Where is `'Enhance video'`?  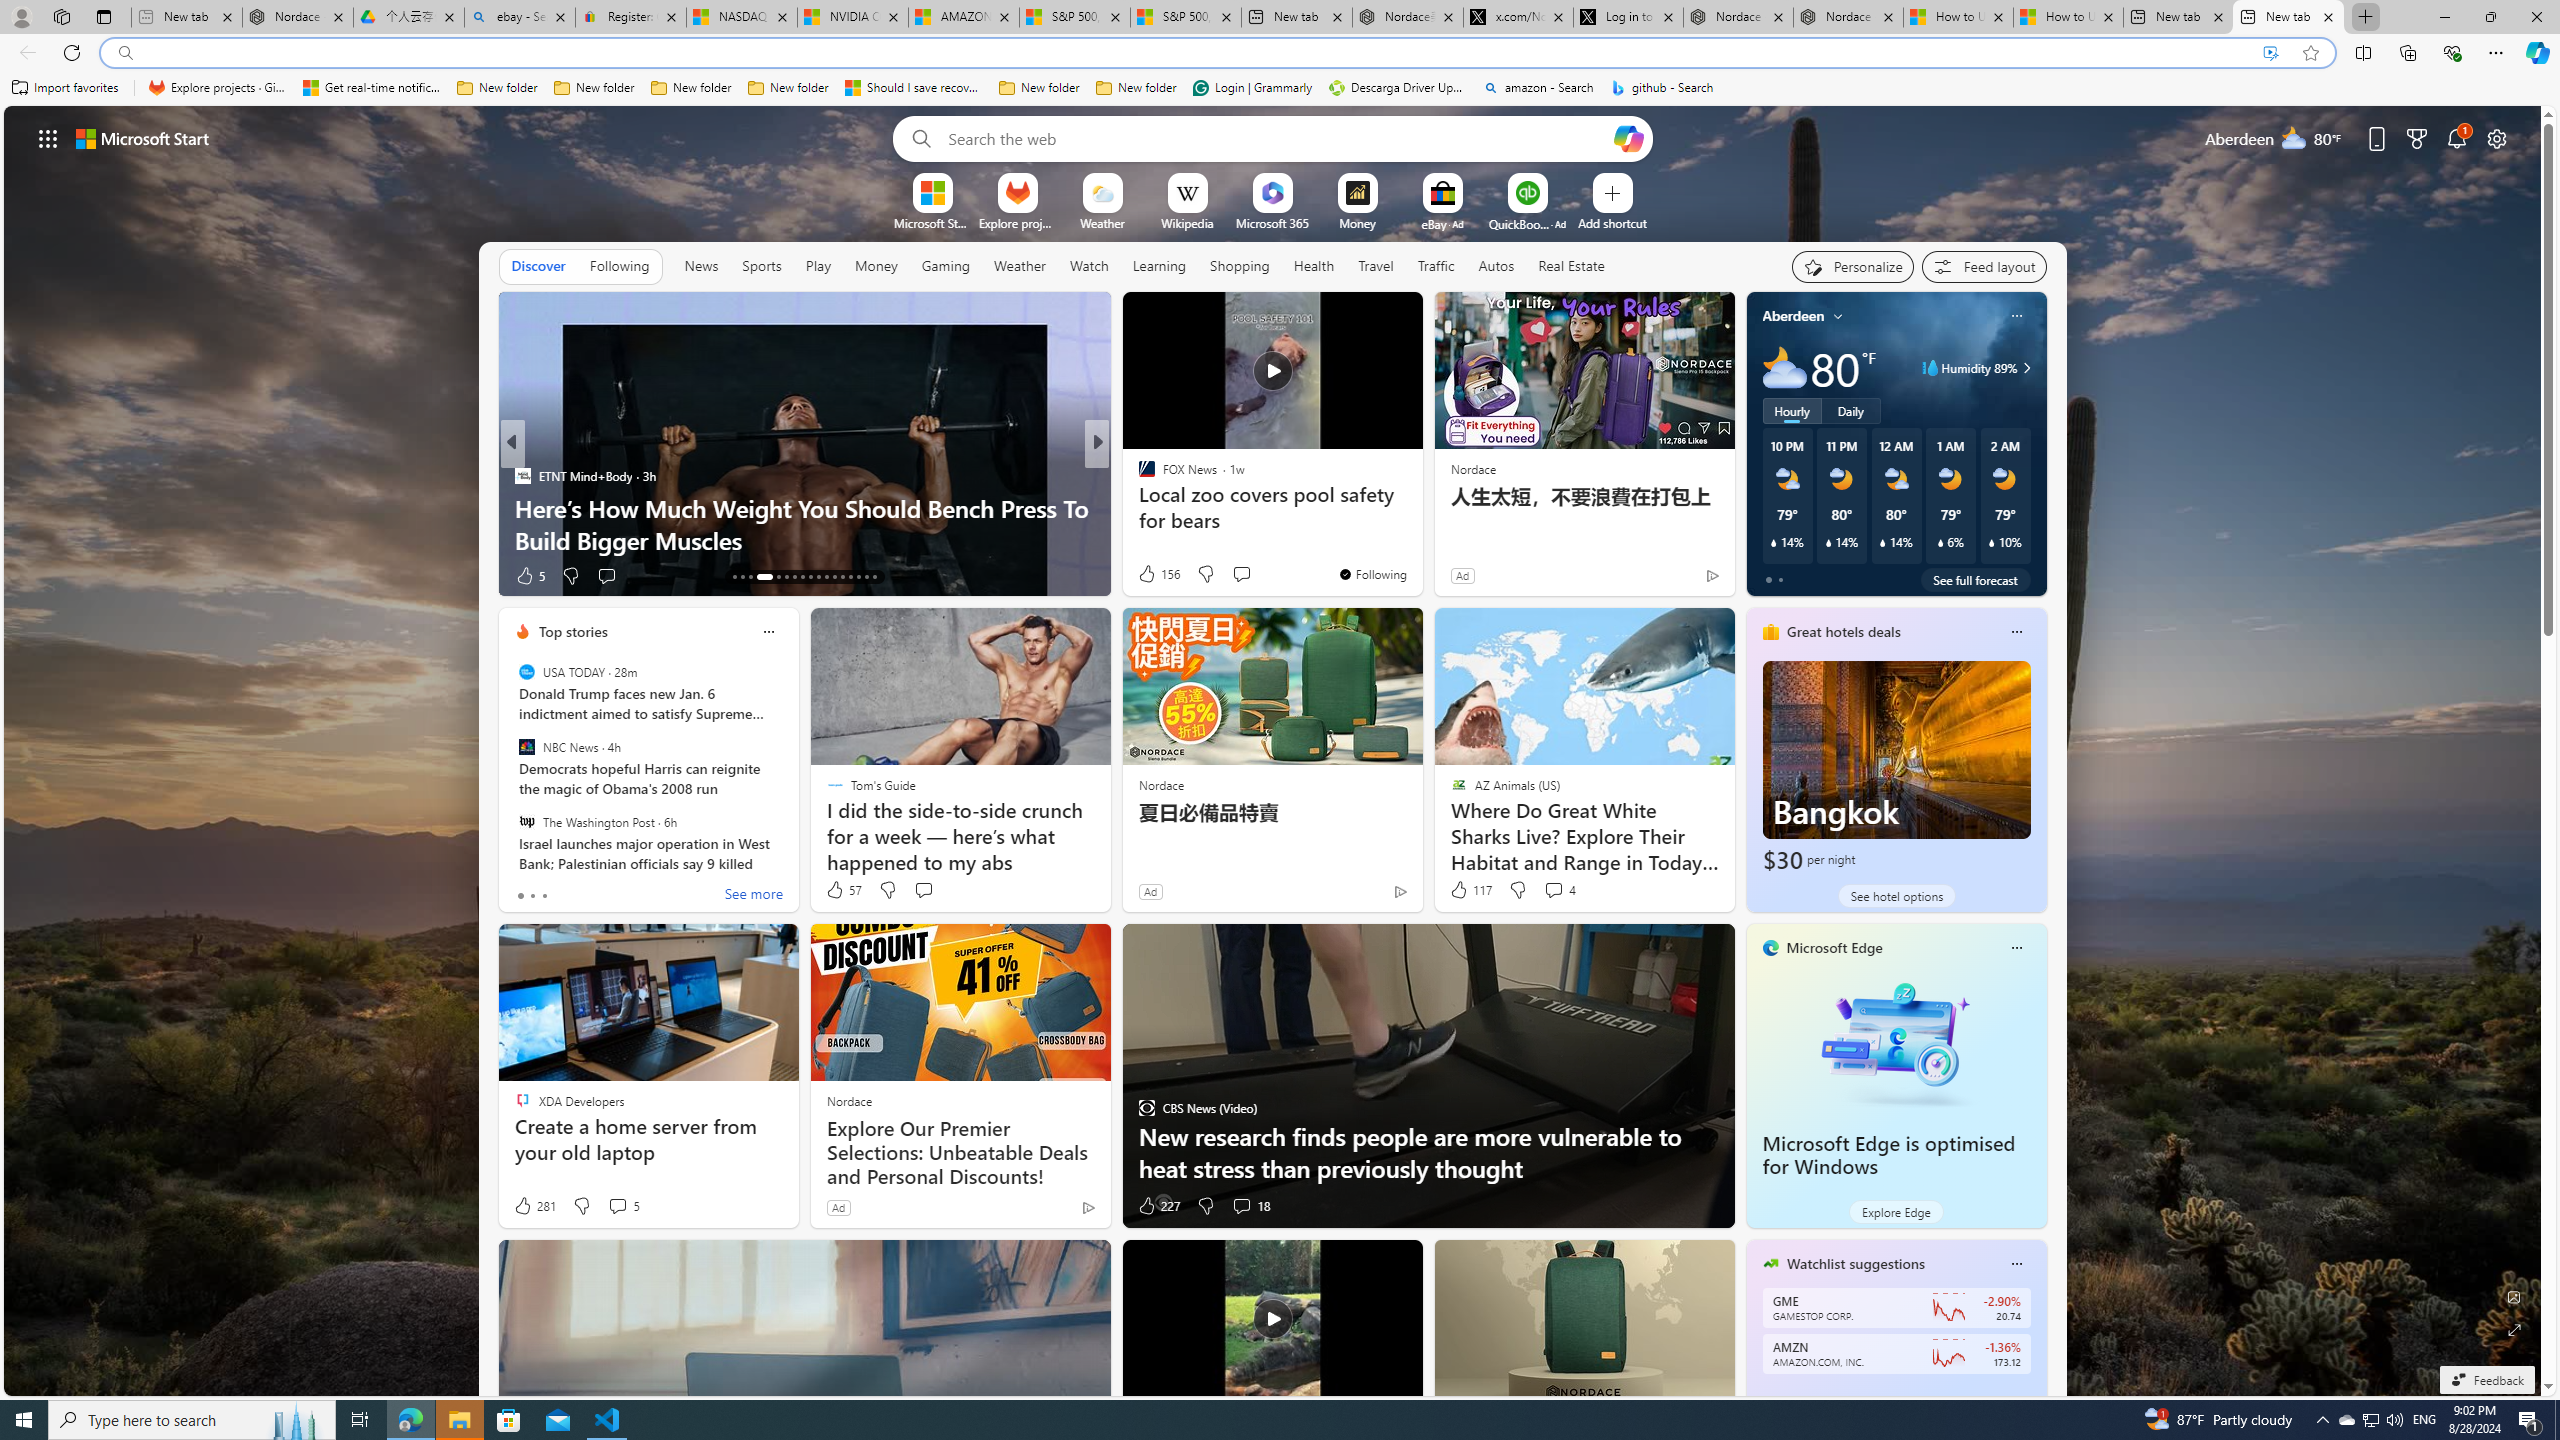
'Enhance video' is located at coordinates (2270, 53).